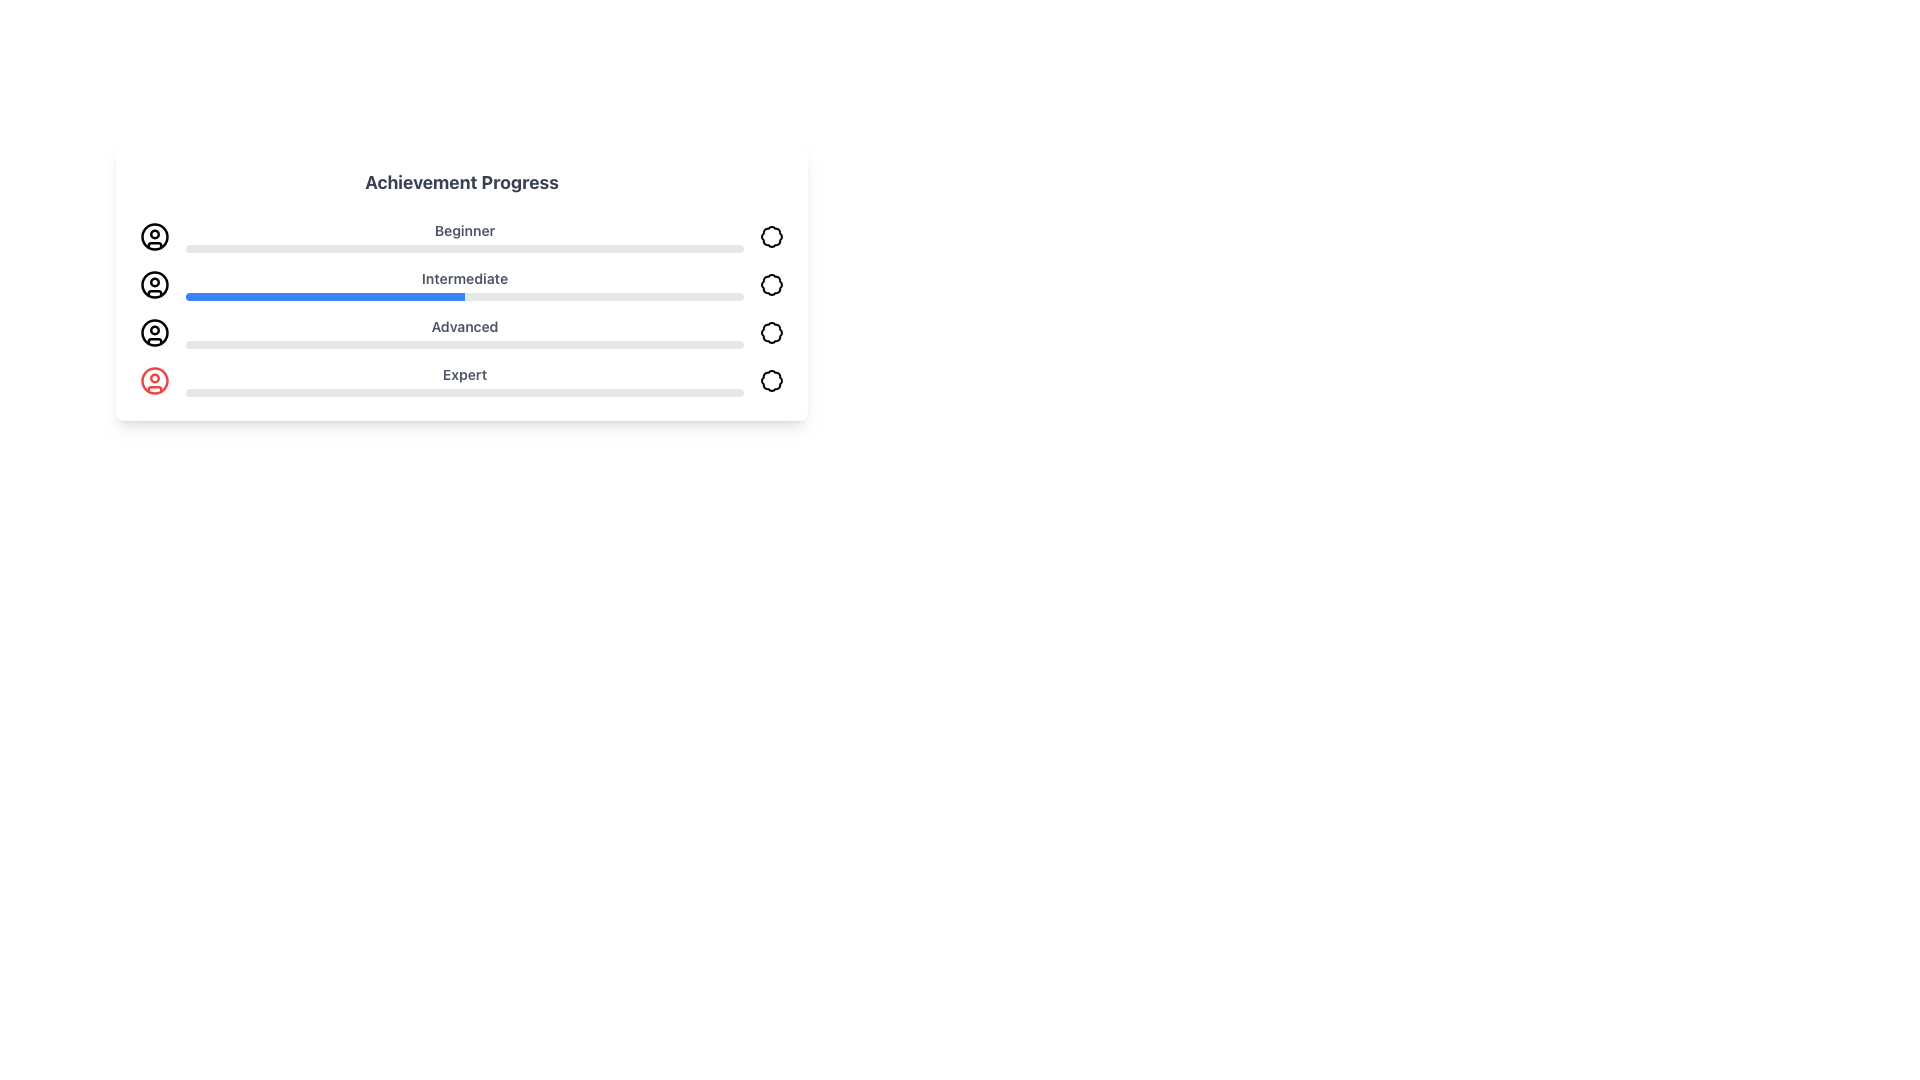 The height and width of the screenshot is (1080, 1920). Describe the element at coordinates (464, 248) in the screenshot. I see `the progress bar with a gray background and green segment located beneath the 'Beginner' label` at that location.